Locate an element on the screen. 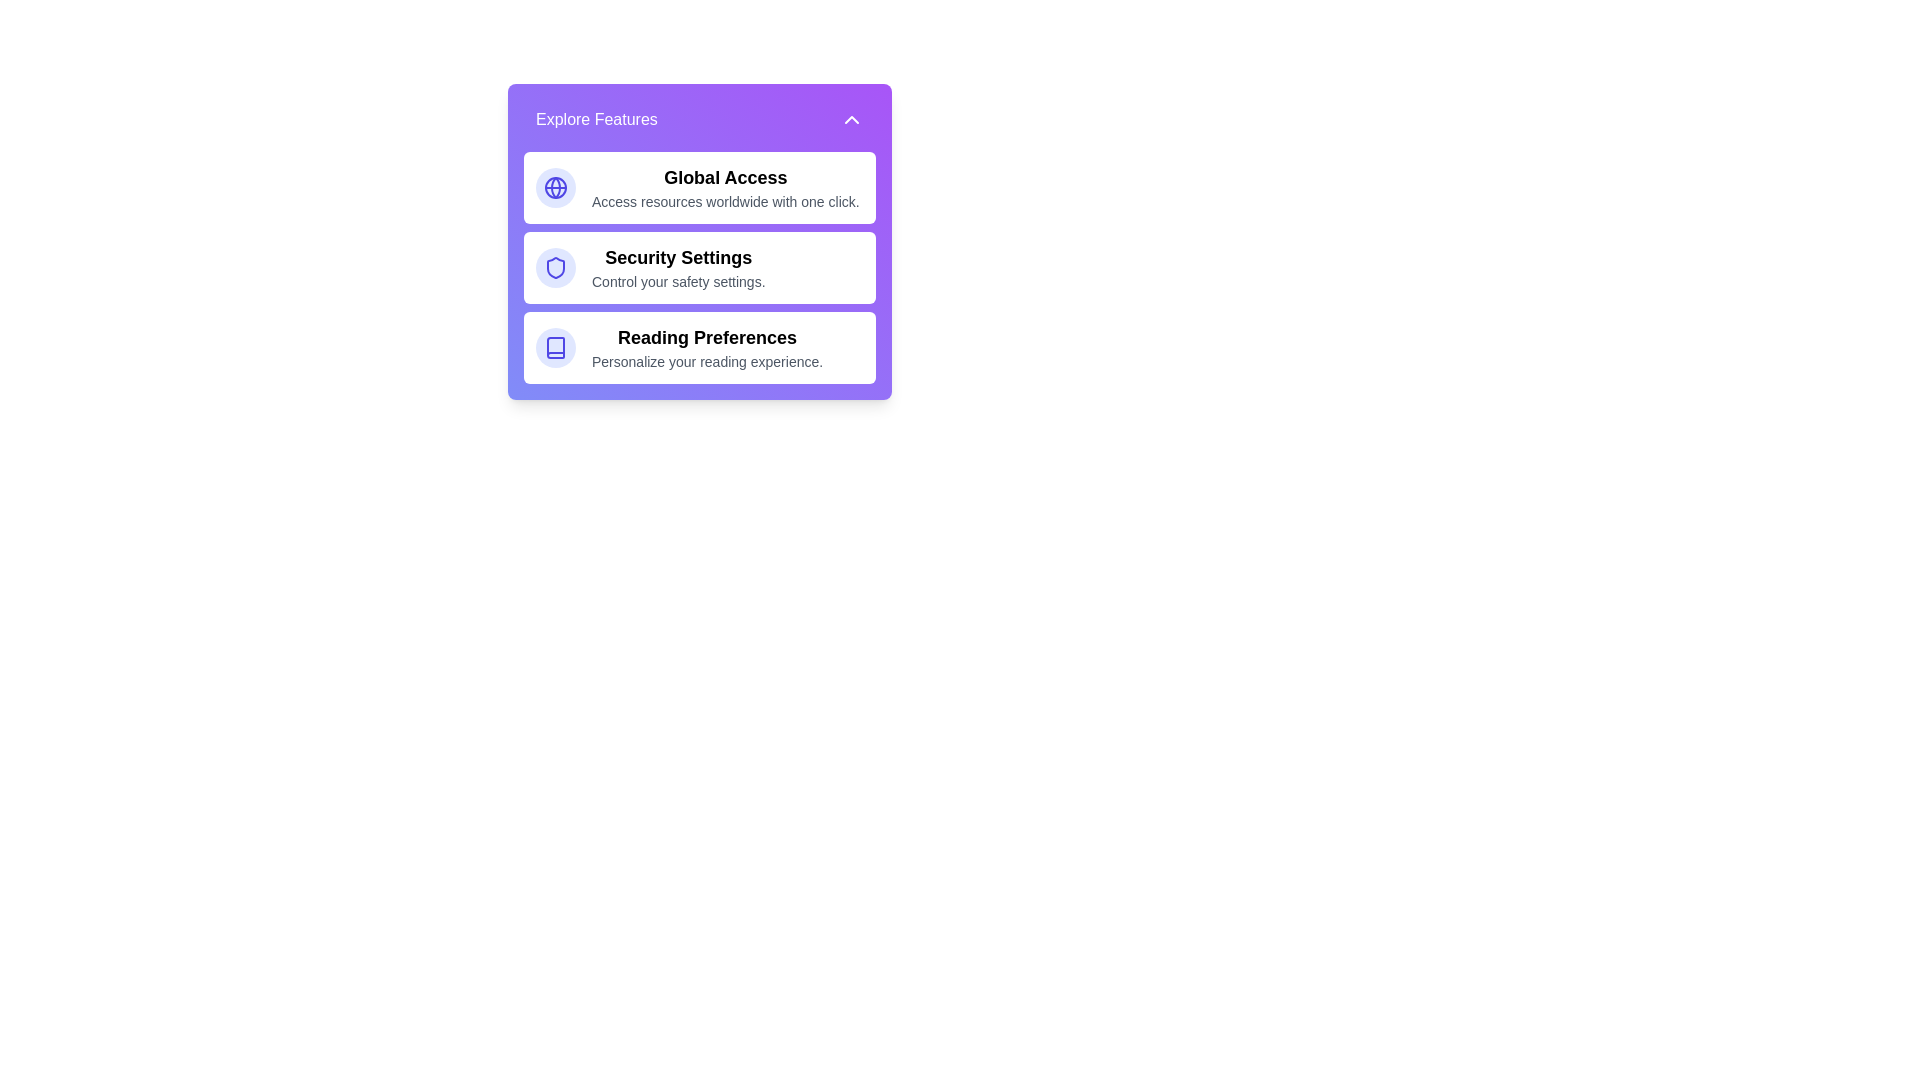 The height and width of the screenshot is (1080, 1920). the 'Global Access' clickable card, which features a globe icon and is the first item in the 'Explore Features' section is located at coordinates (700, 188).